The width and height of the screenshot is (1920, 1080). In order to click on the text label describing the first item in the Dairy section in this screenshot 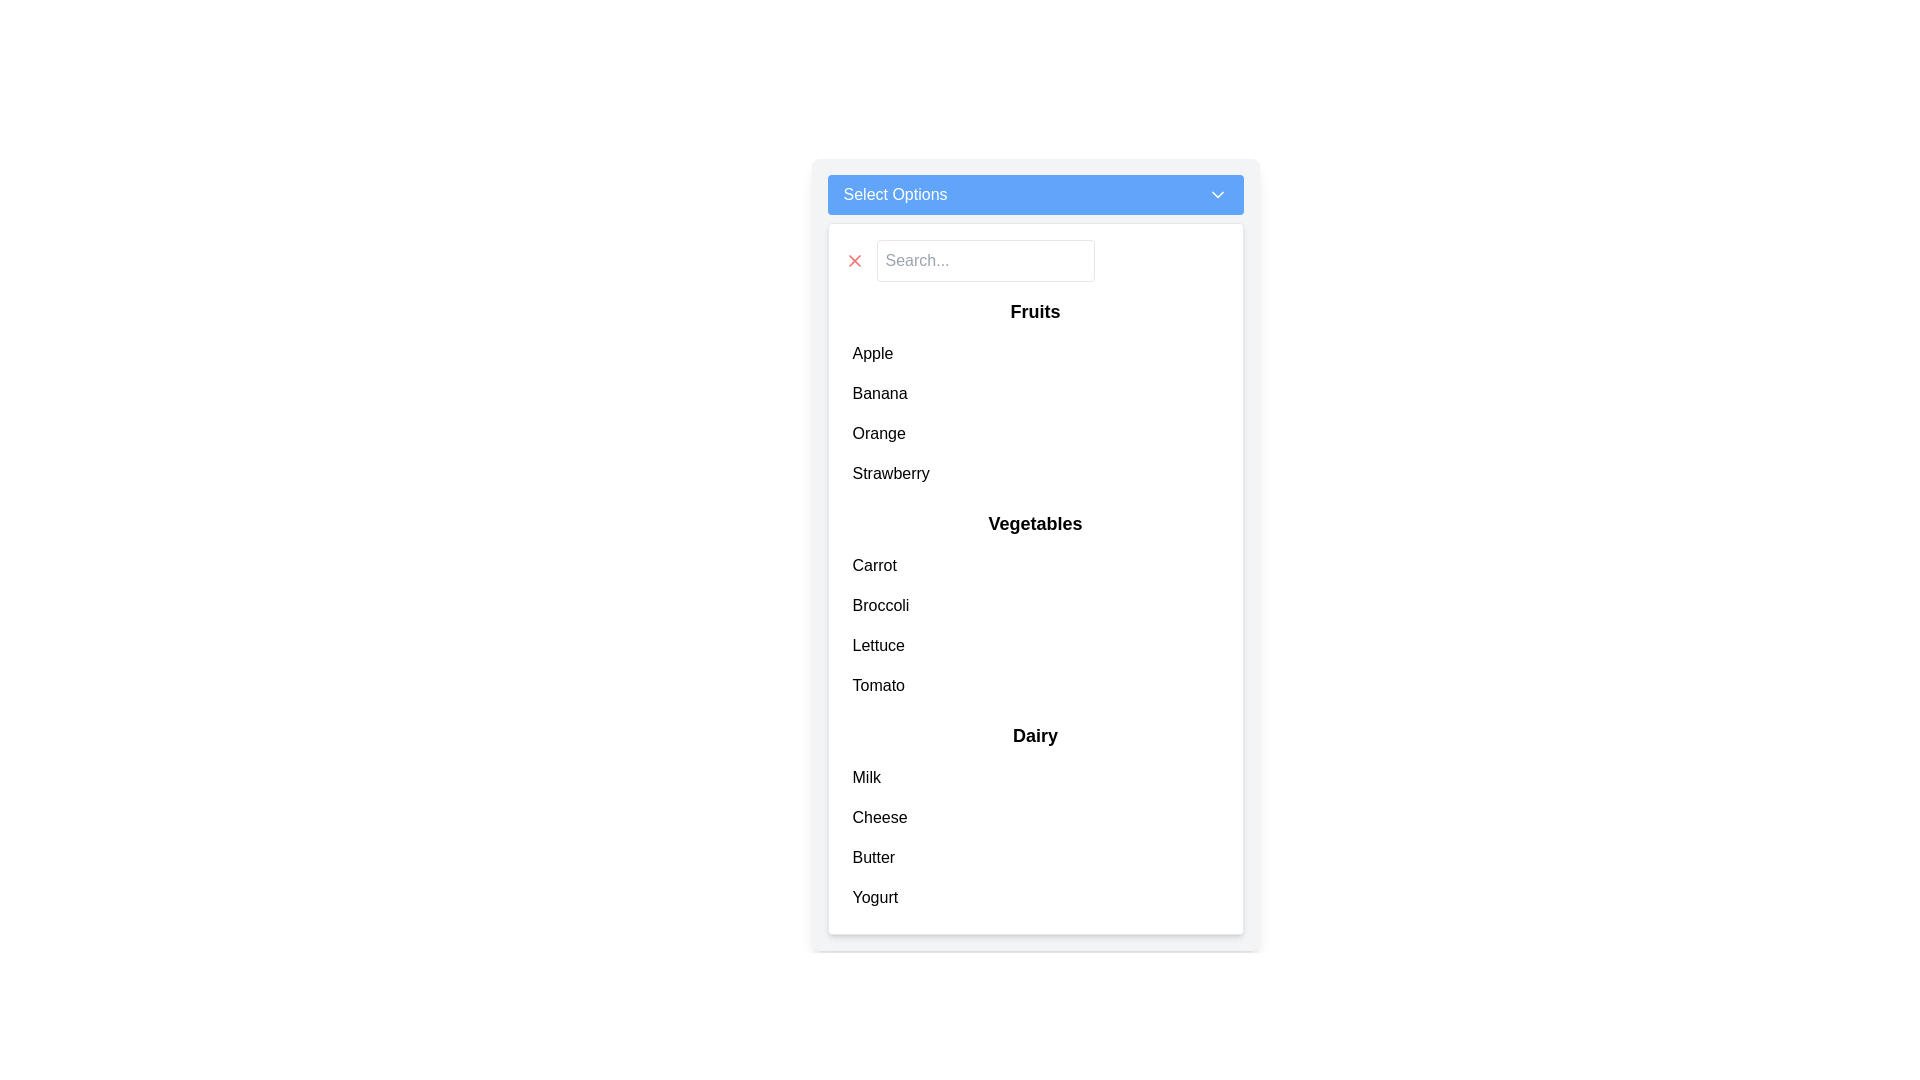, I will do `click(866, 777)`.